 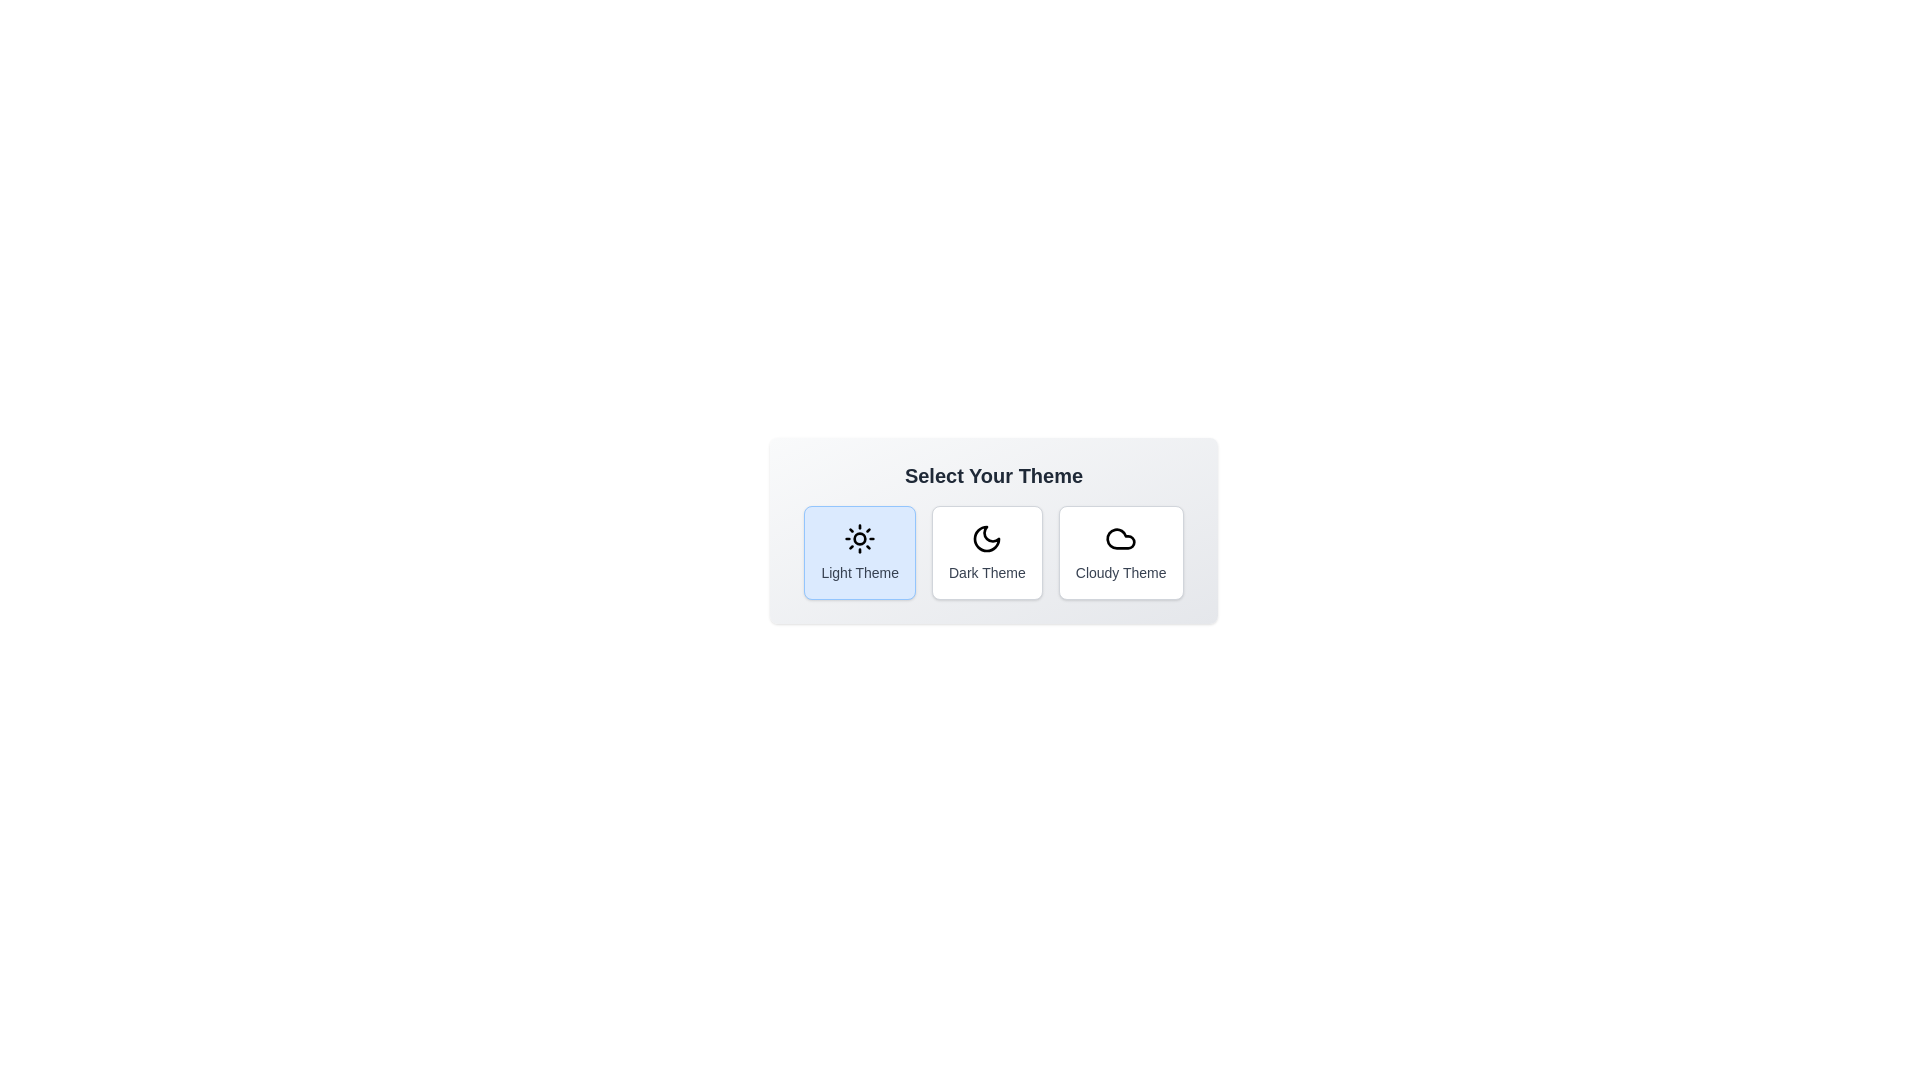 I want to click on the 'Light Theme' text label, which is part of a selectable button with a light blue background, so click(x=860, y=573).